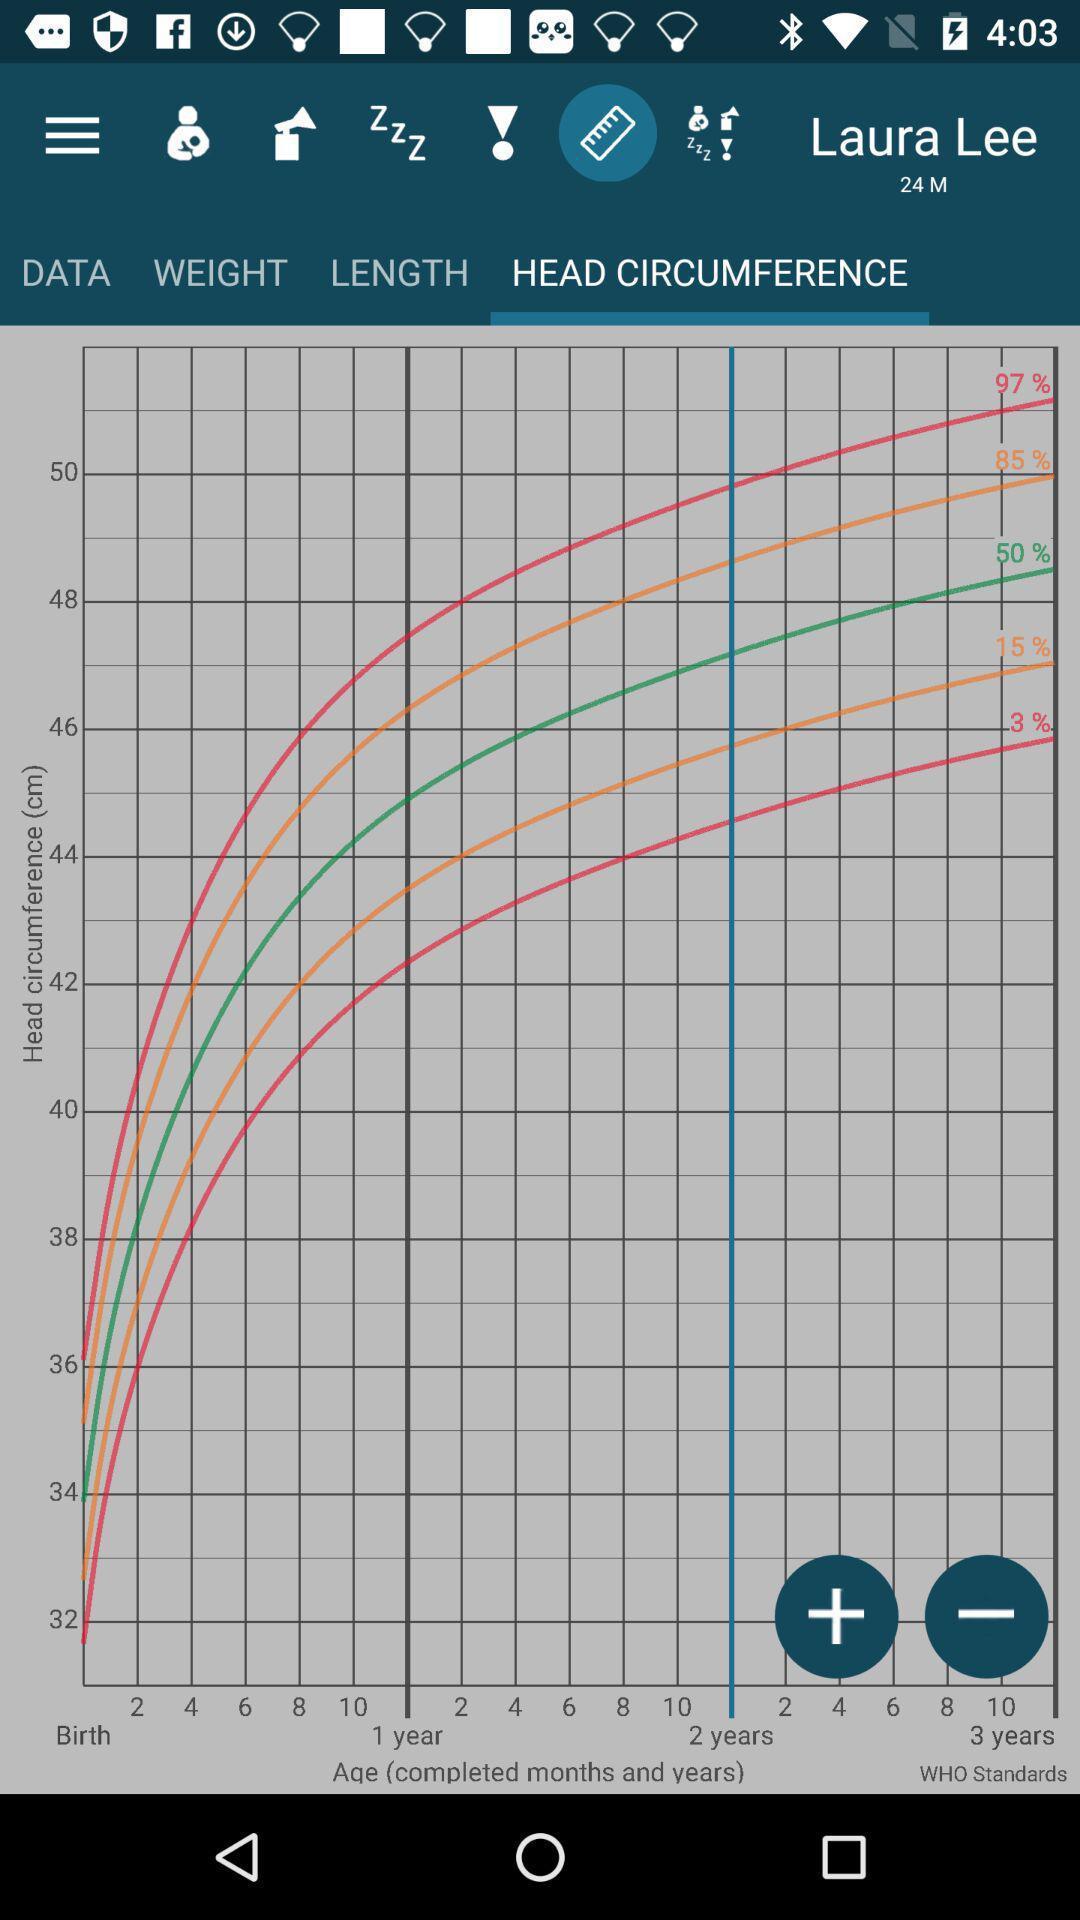 The width and height of the screenshot is (1080, 1920). I want to click on the avatar icon, so click(187, 131).